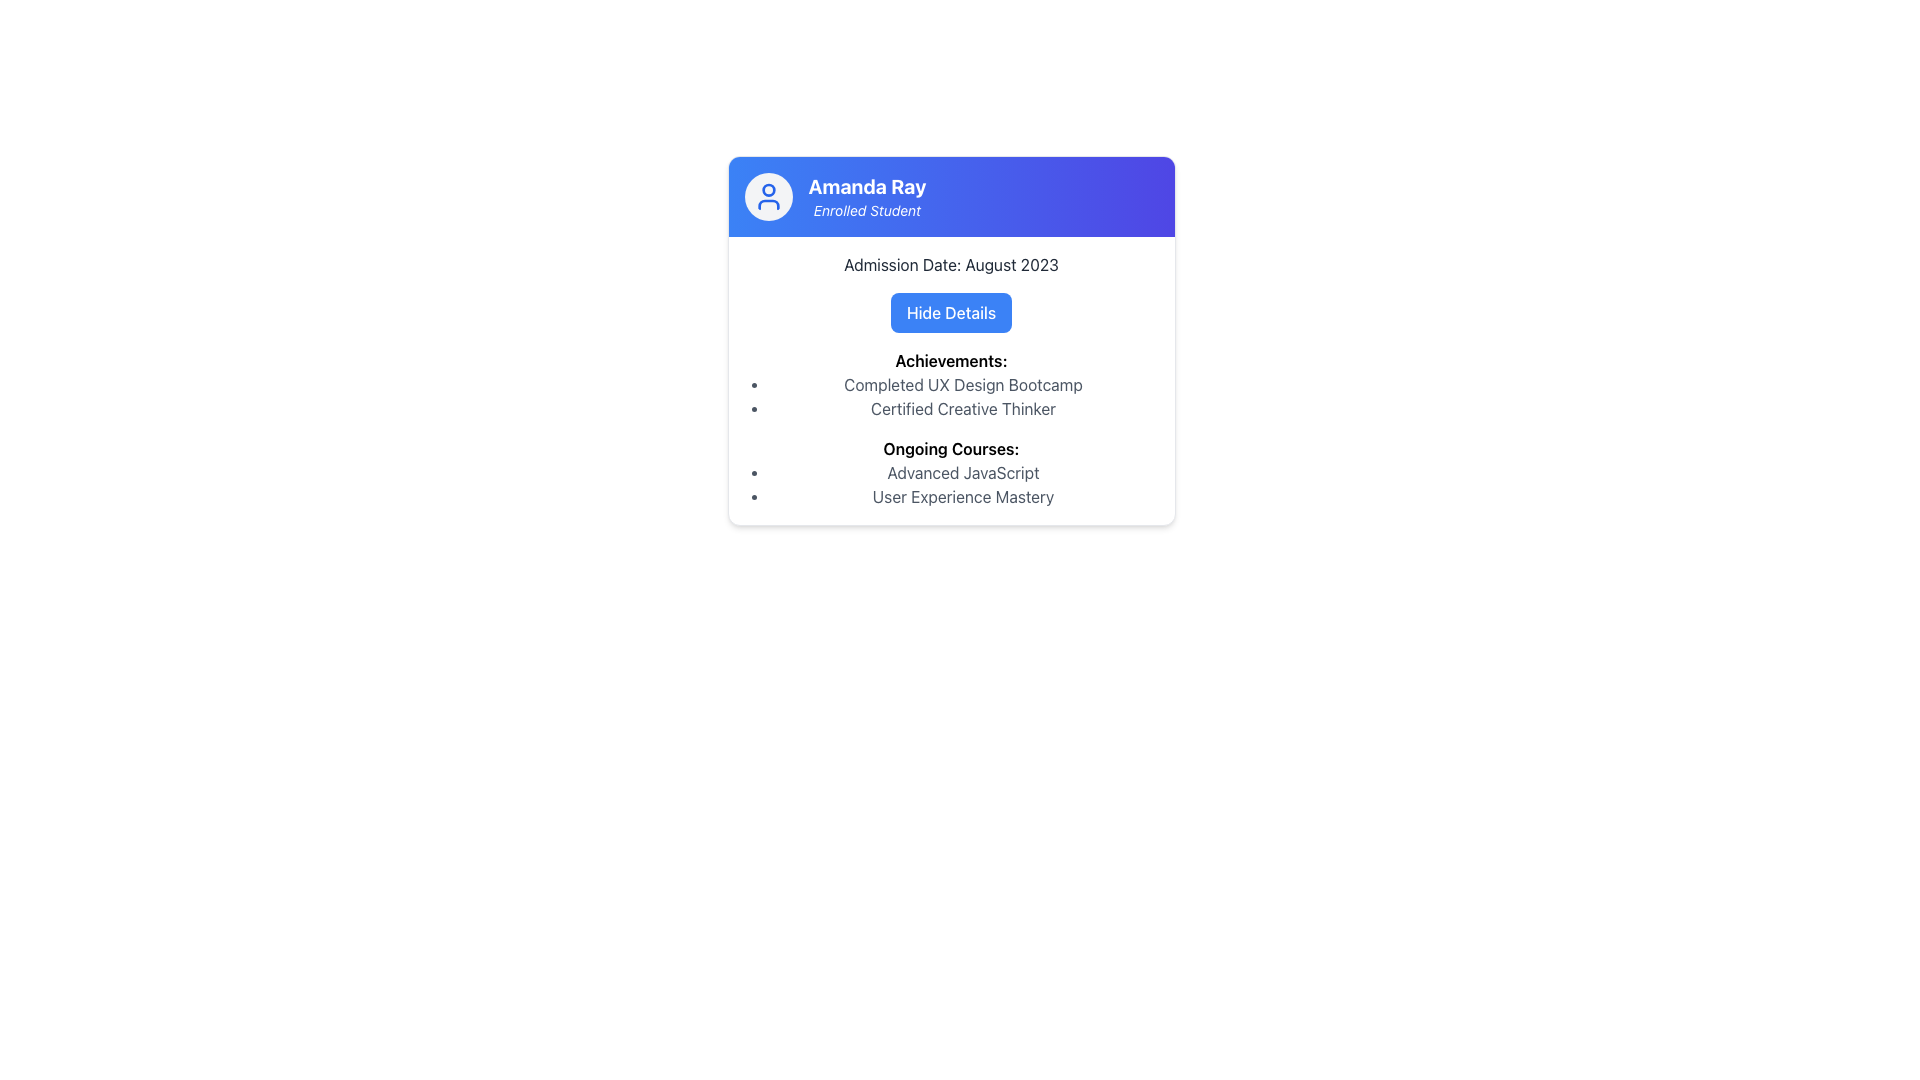 Image resolution: width=1920 pixels, height=1080 pixels. Describe the element at coordinates (963, 473) in the screenshot. I see `the text label reading 'Advanced JavaScript', which is the first bullet point in the list titled 'Ongoing Courses:' positioned towards the middle-bottom of the card layout` at that location.